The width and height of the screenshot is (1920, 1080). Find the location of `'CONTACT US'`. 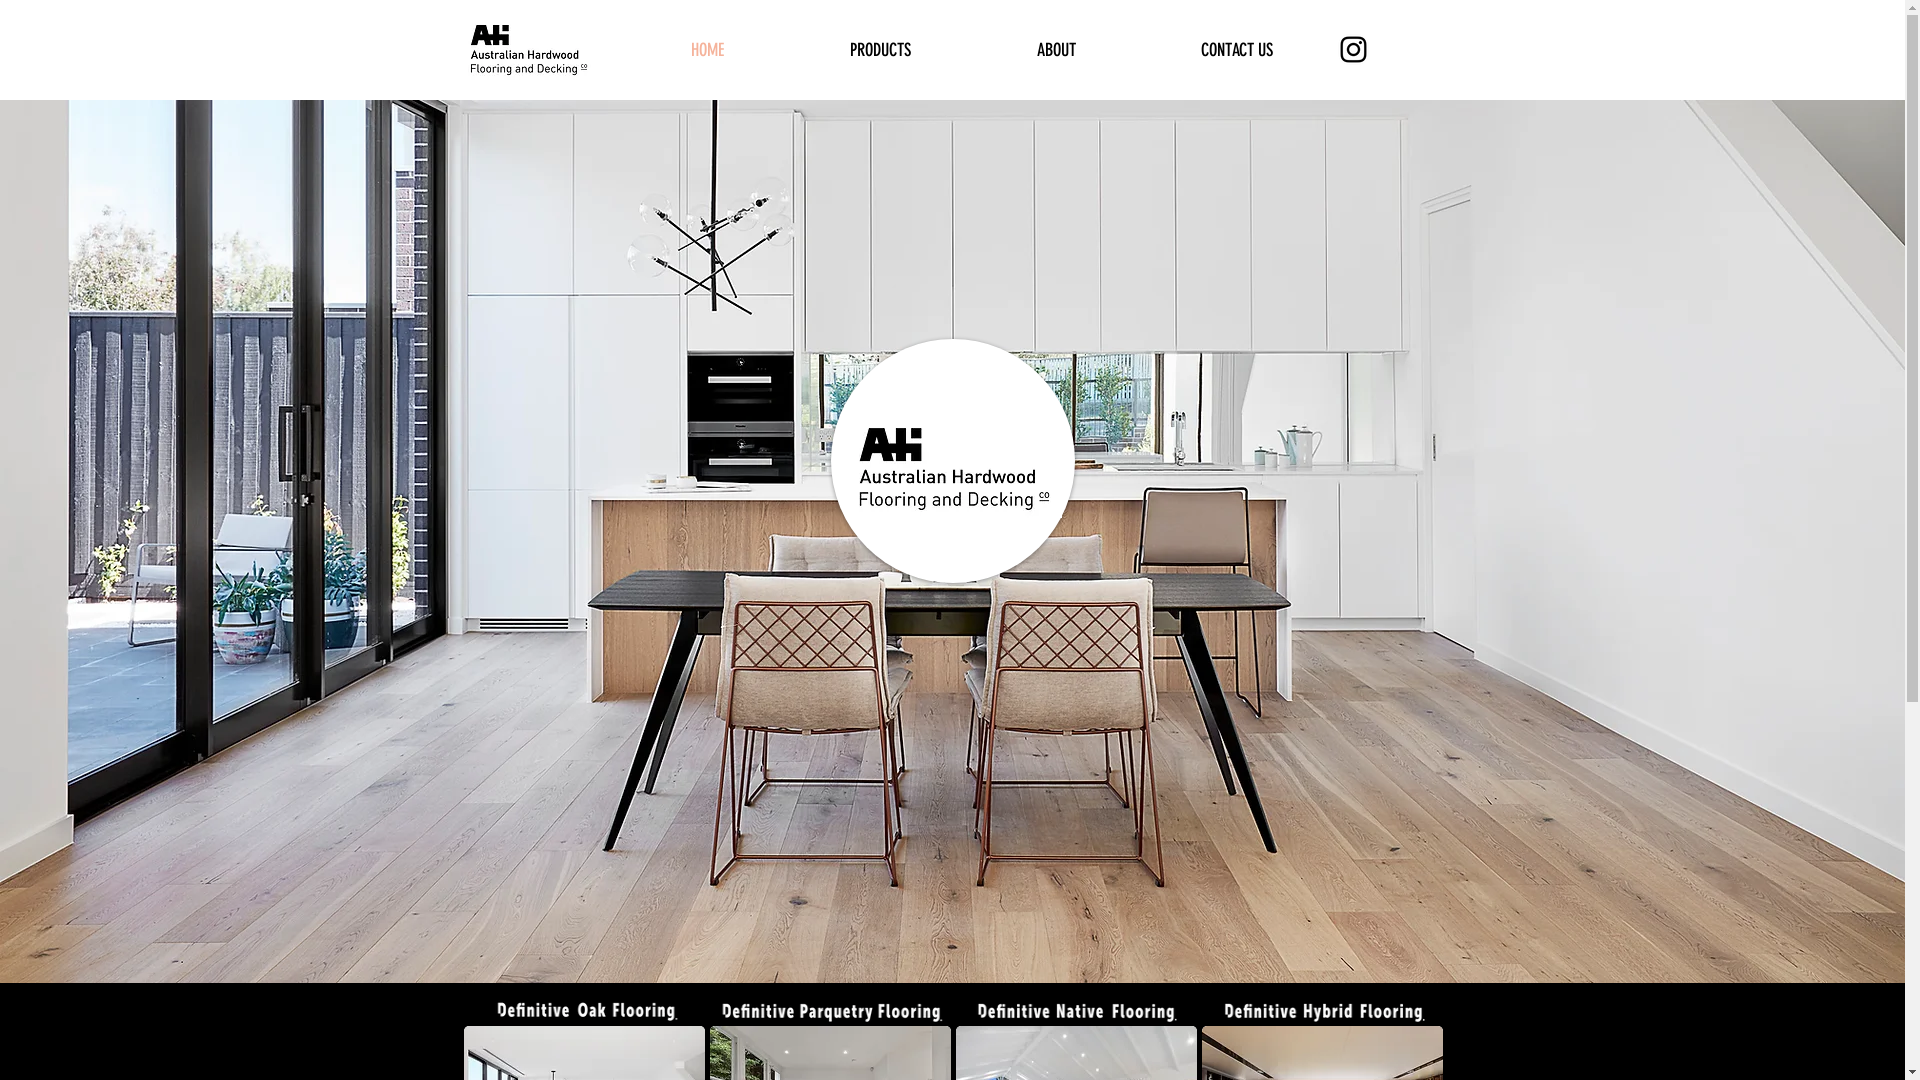

'CONTACT US' is located at coordinates (1235, 49).